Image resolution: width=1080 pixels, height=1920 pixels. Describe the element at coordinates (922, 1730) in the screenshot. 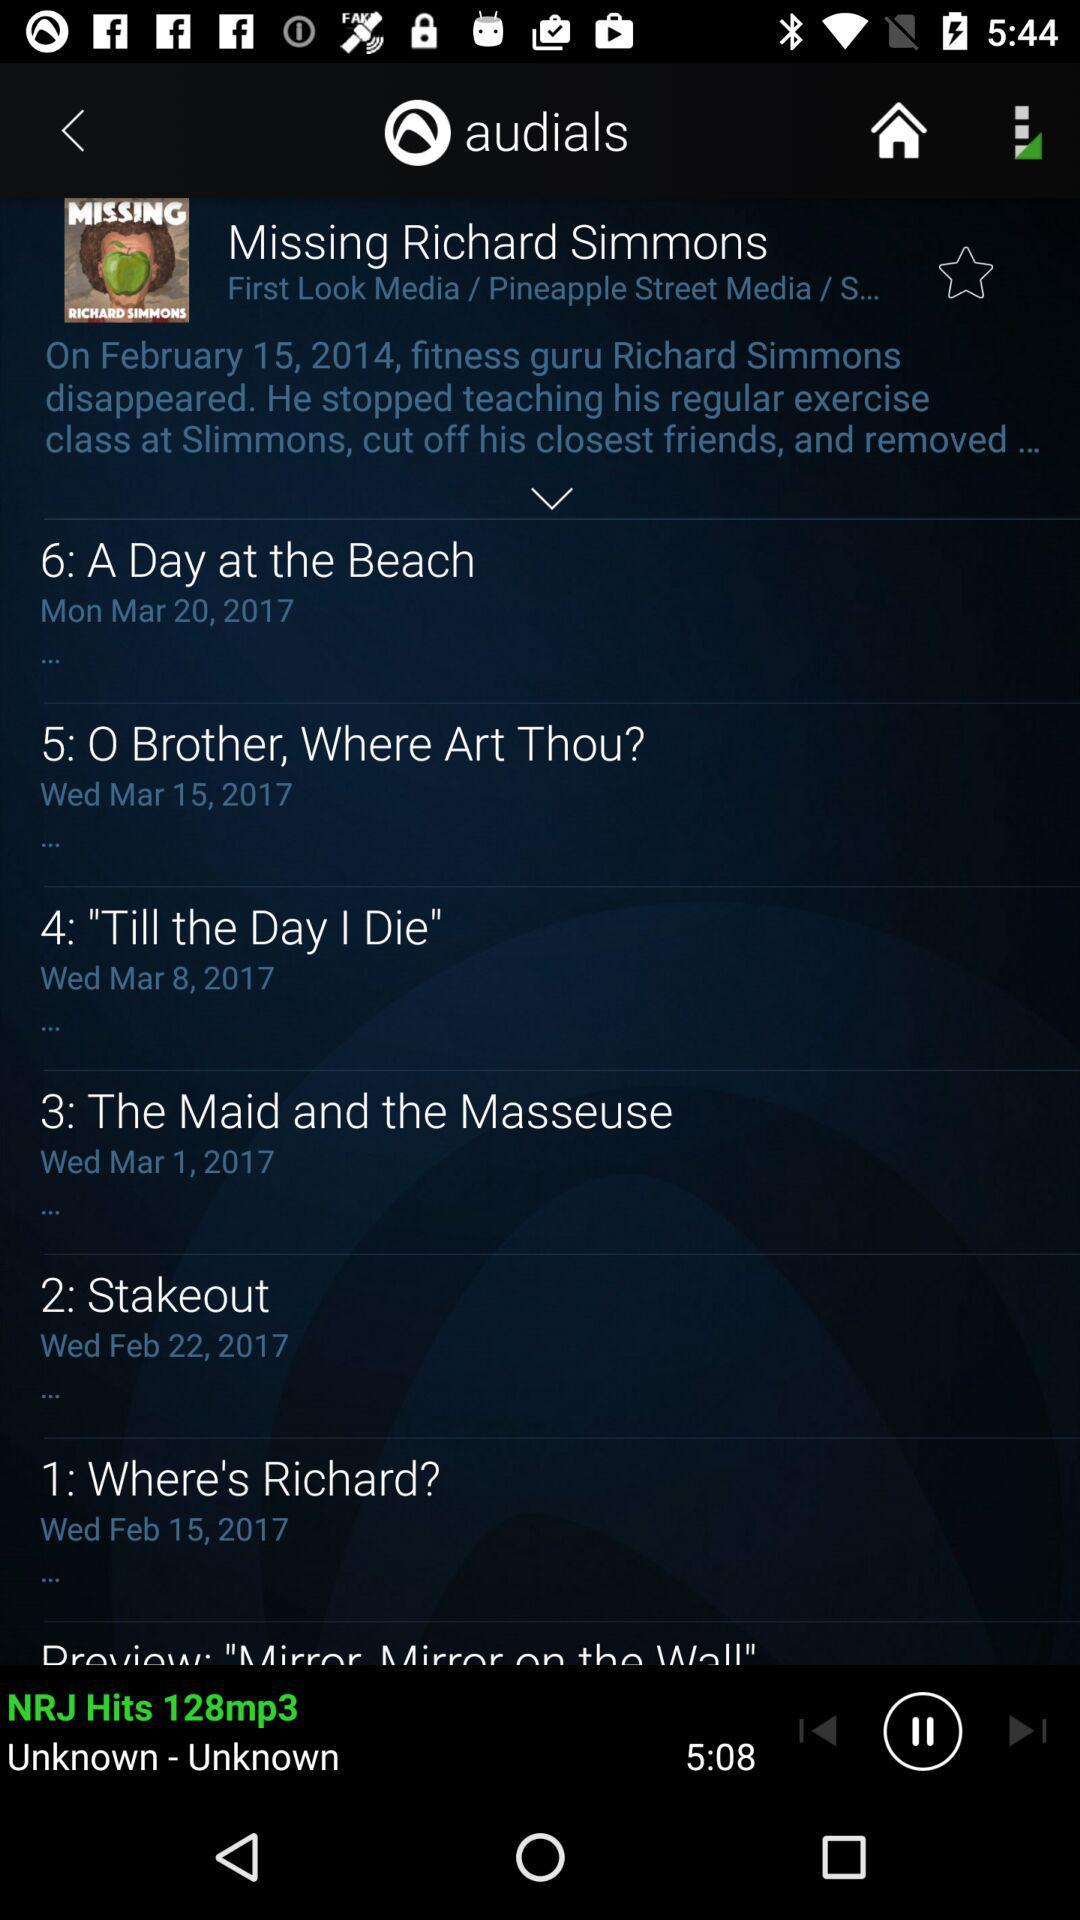

I see `the pause icon` at that location.